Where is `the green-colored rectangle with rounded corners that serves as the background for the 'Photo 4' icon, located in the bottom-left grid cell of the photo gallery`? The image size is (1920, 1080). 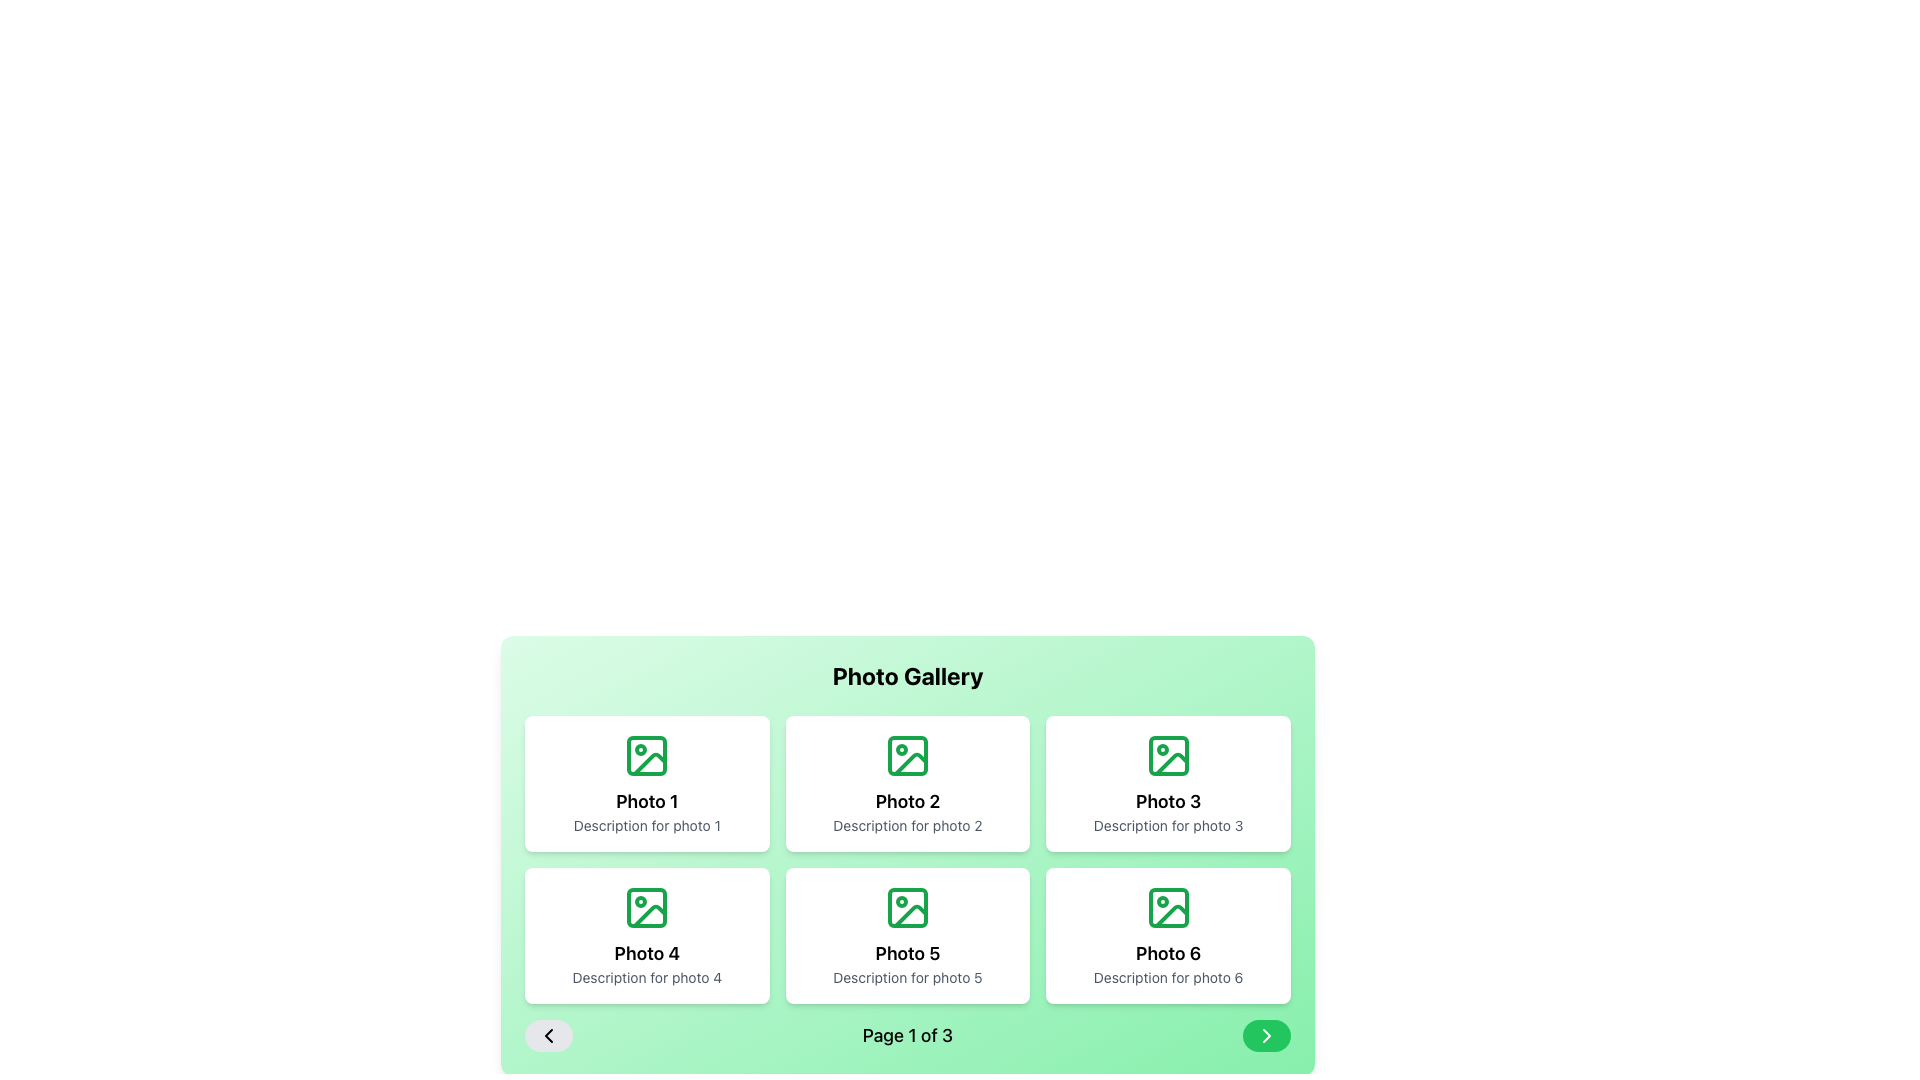 the green-colored rectangle with rounded corners that serves as the background for the 'Photo 4' icon, located in the bottom-left grid cell of the photo gallery is located at coordinates (647, 907).